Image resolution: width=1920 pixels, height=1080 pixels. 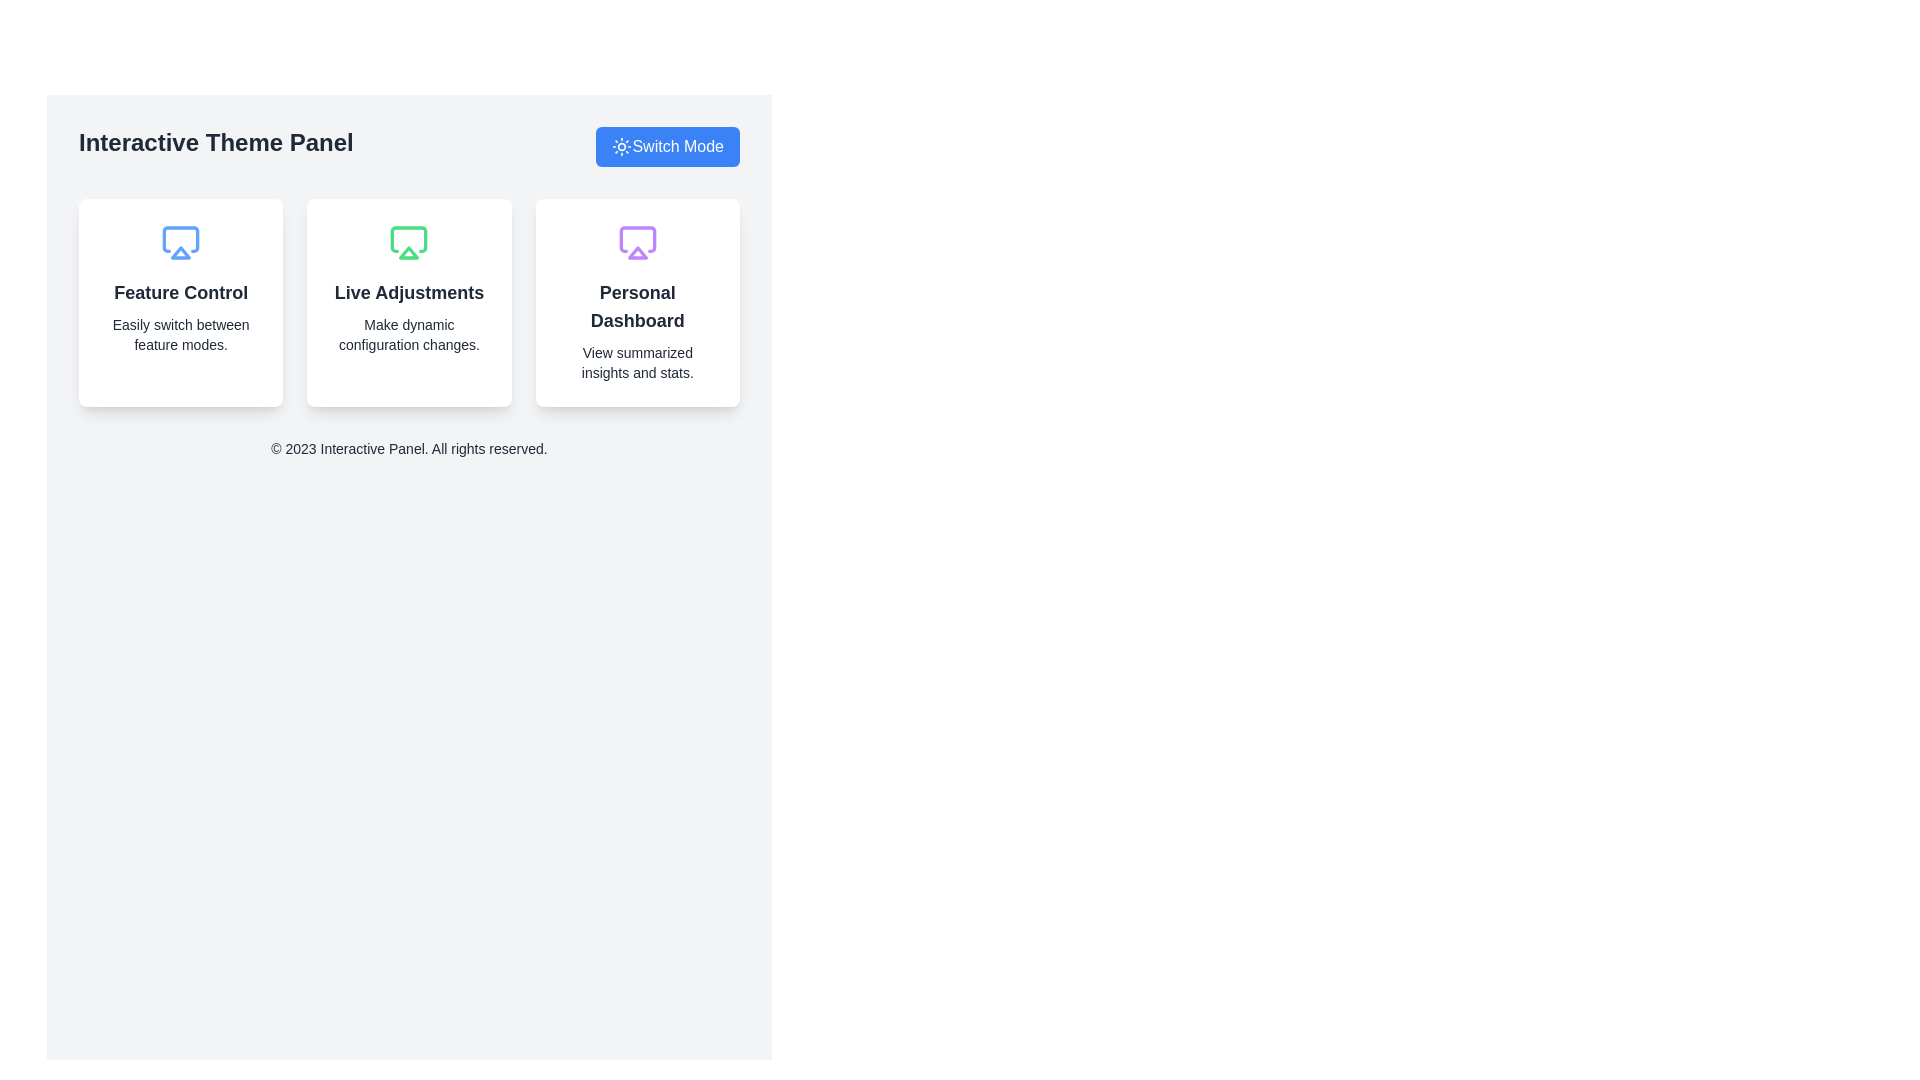 What do you see at coordinates (668, 145) in the screenshot?
I see `the toggle button located at the top-right corner of the 'Interactive Theme Panel' to switch the mode` at bounding box center [668, 145].